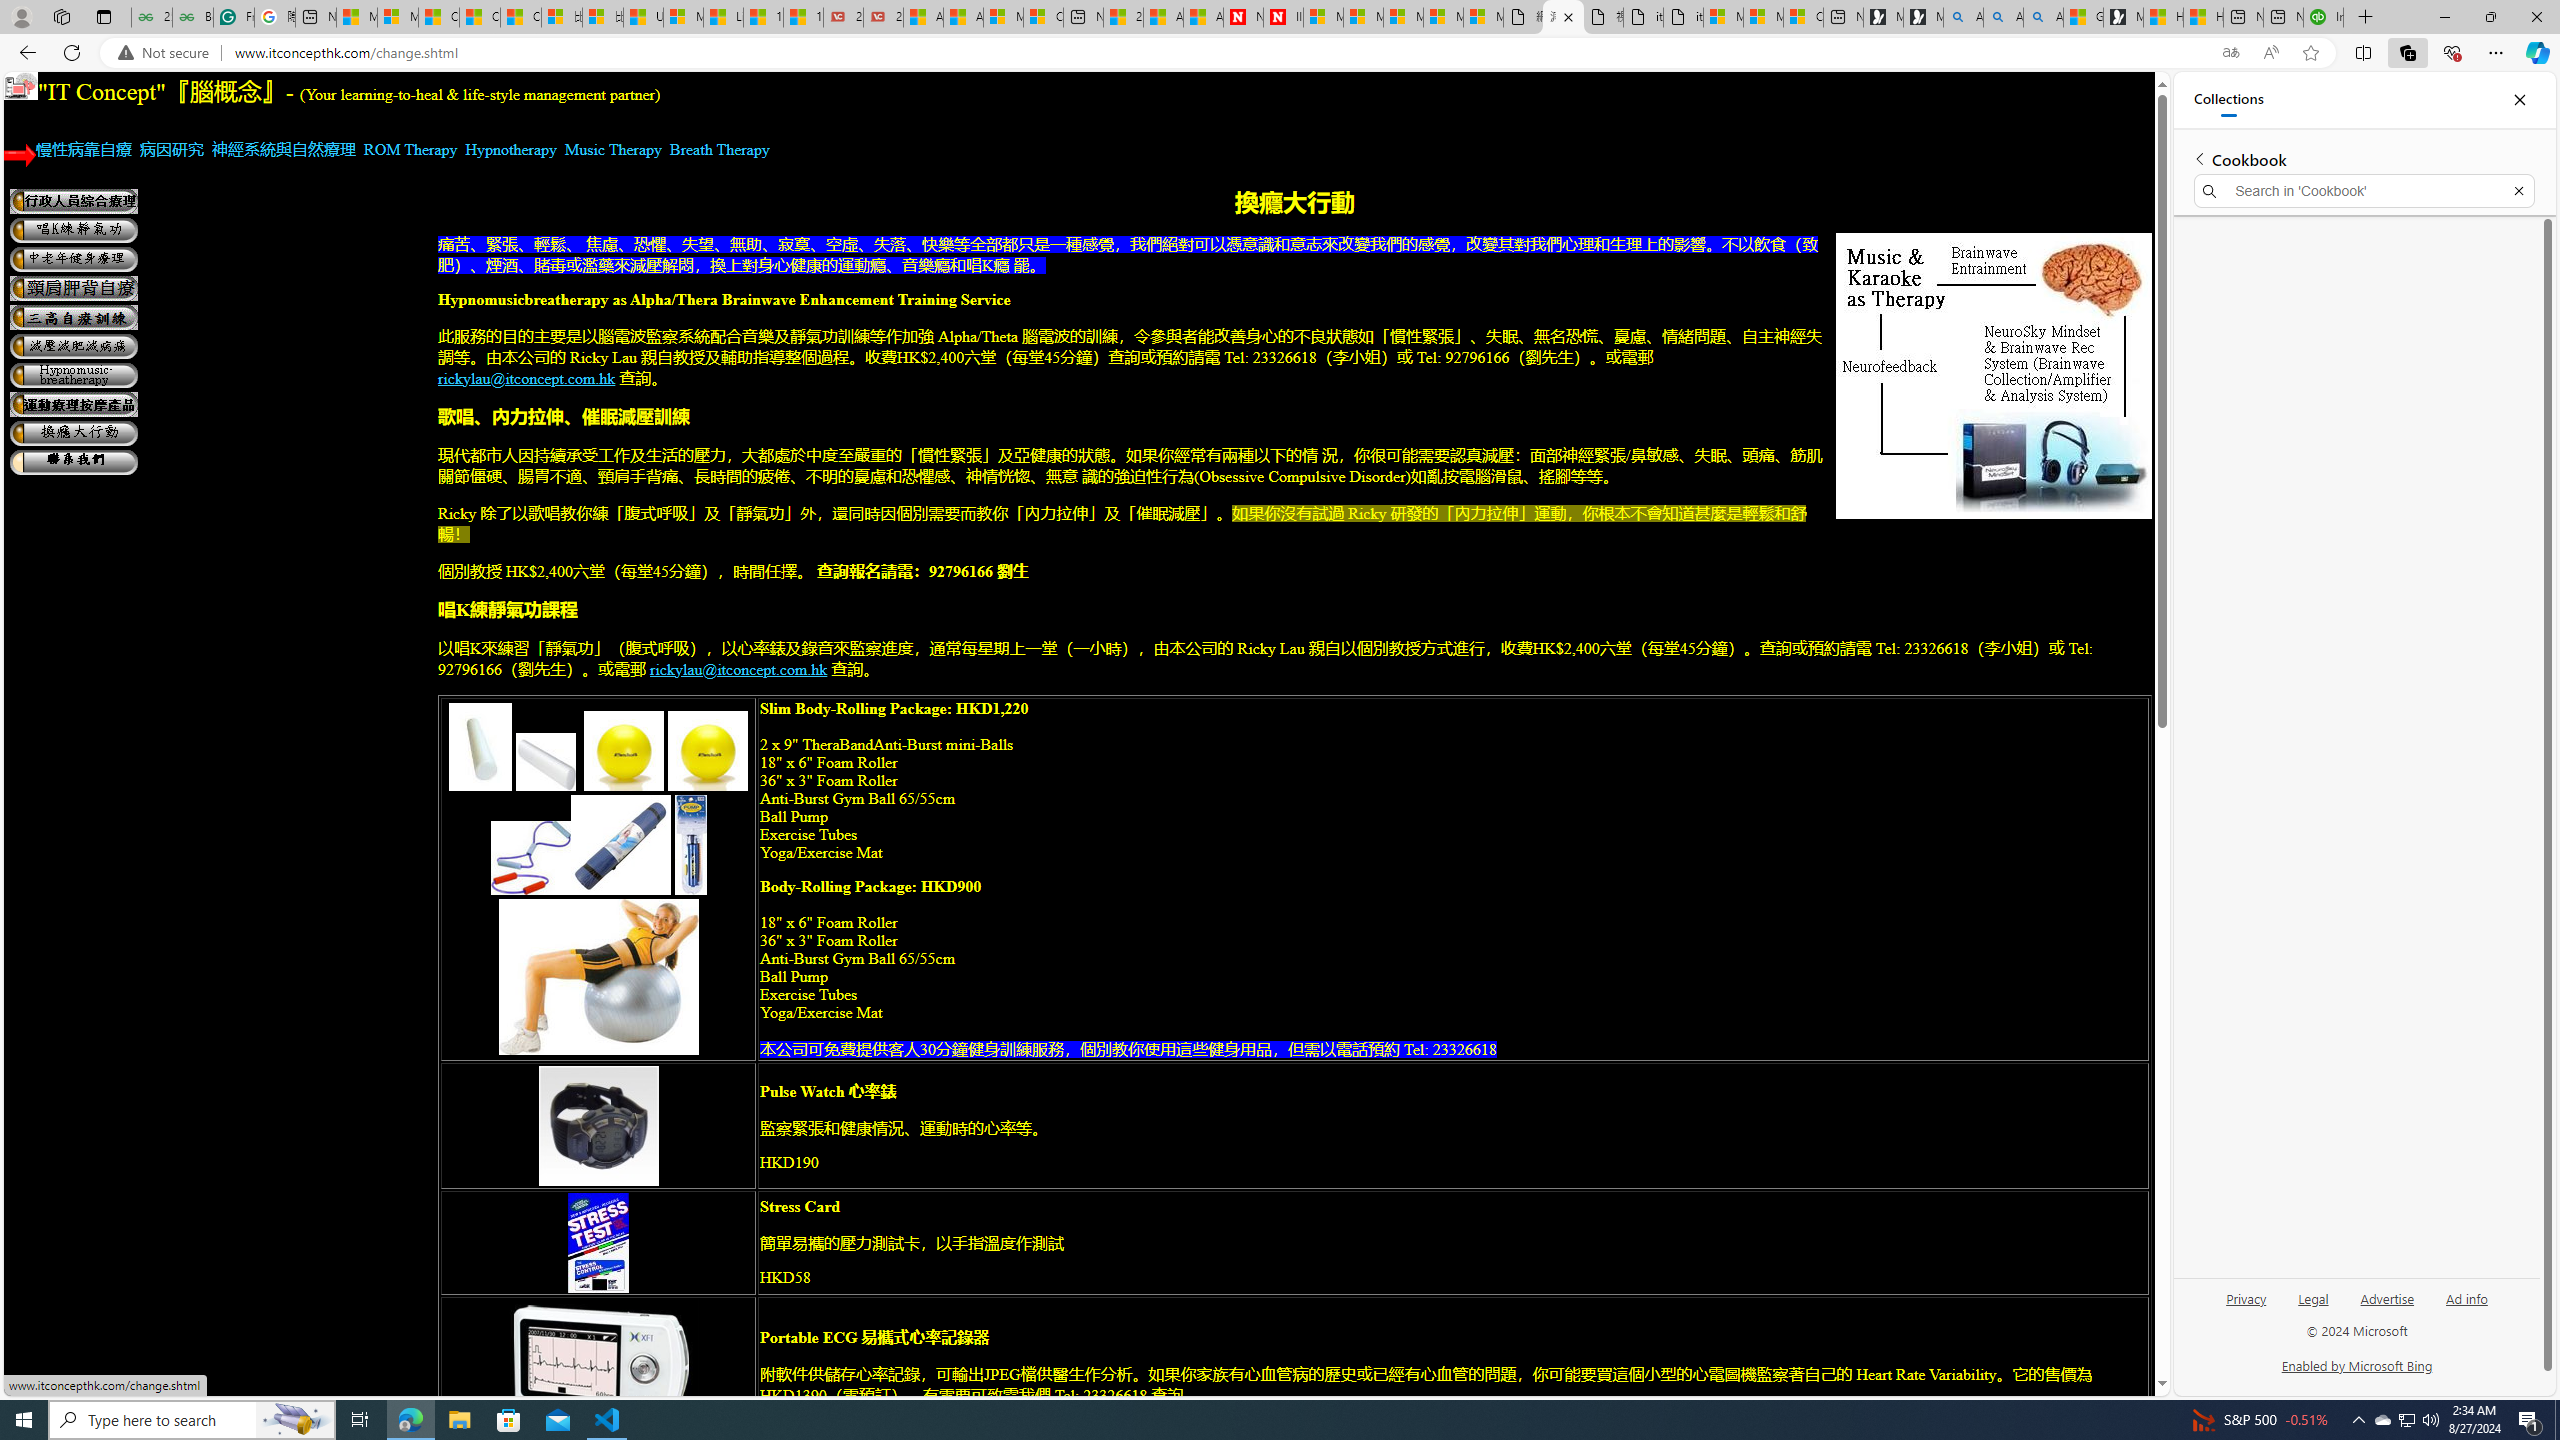 This screenshot has height=1440, width=2560. Describe the element at coordinates (2314, 1298) in the screenshot. I see `'Legal'` at that location.